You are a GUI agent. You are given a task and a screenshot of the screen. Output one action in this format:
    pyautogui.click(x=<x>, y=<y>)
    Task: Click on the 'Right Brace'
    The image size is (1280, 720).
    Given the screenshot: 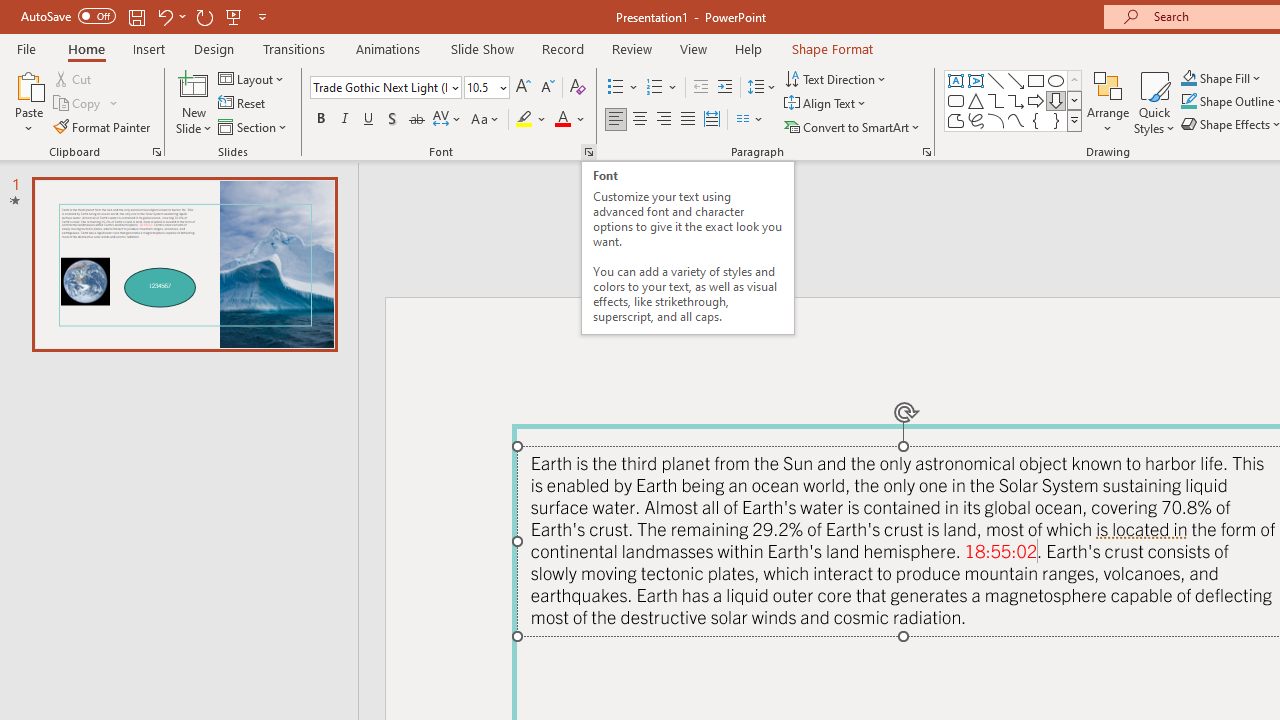 What is the action you would take?
    pyautogui.click(x=1055, y=120)
    